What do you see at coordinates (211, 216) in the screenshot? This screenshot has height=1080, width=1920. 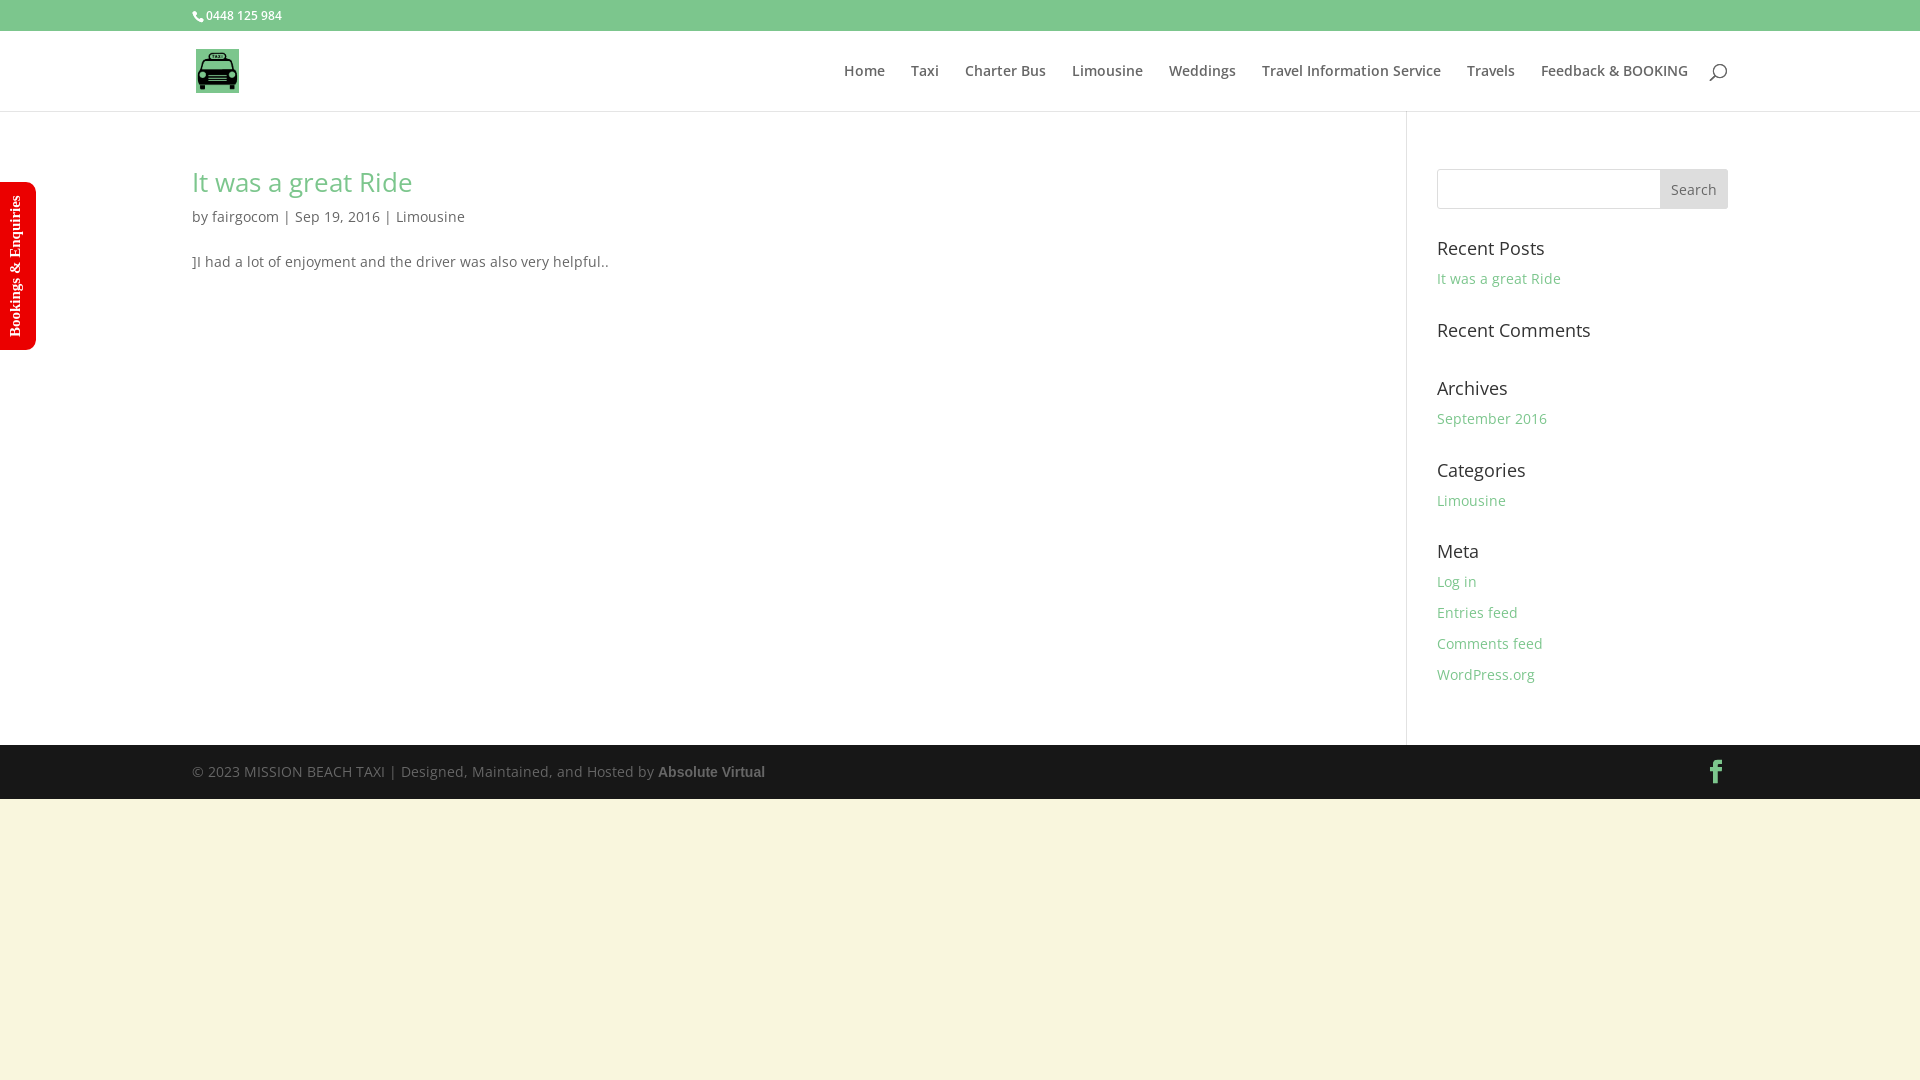 I see `'fairgocom'` at bounding box center [211, 216].